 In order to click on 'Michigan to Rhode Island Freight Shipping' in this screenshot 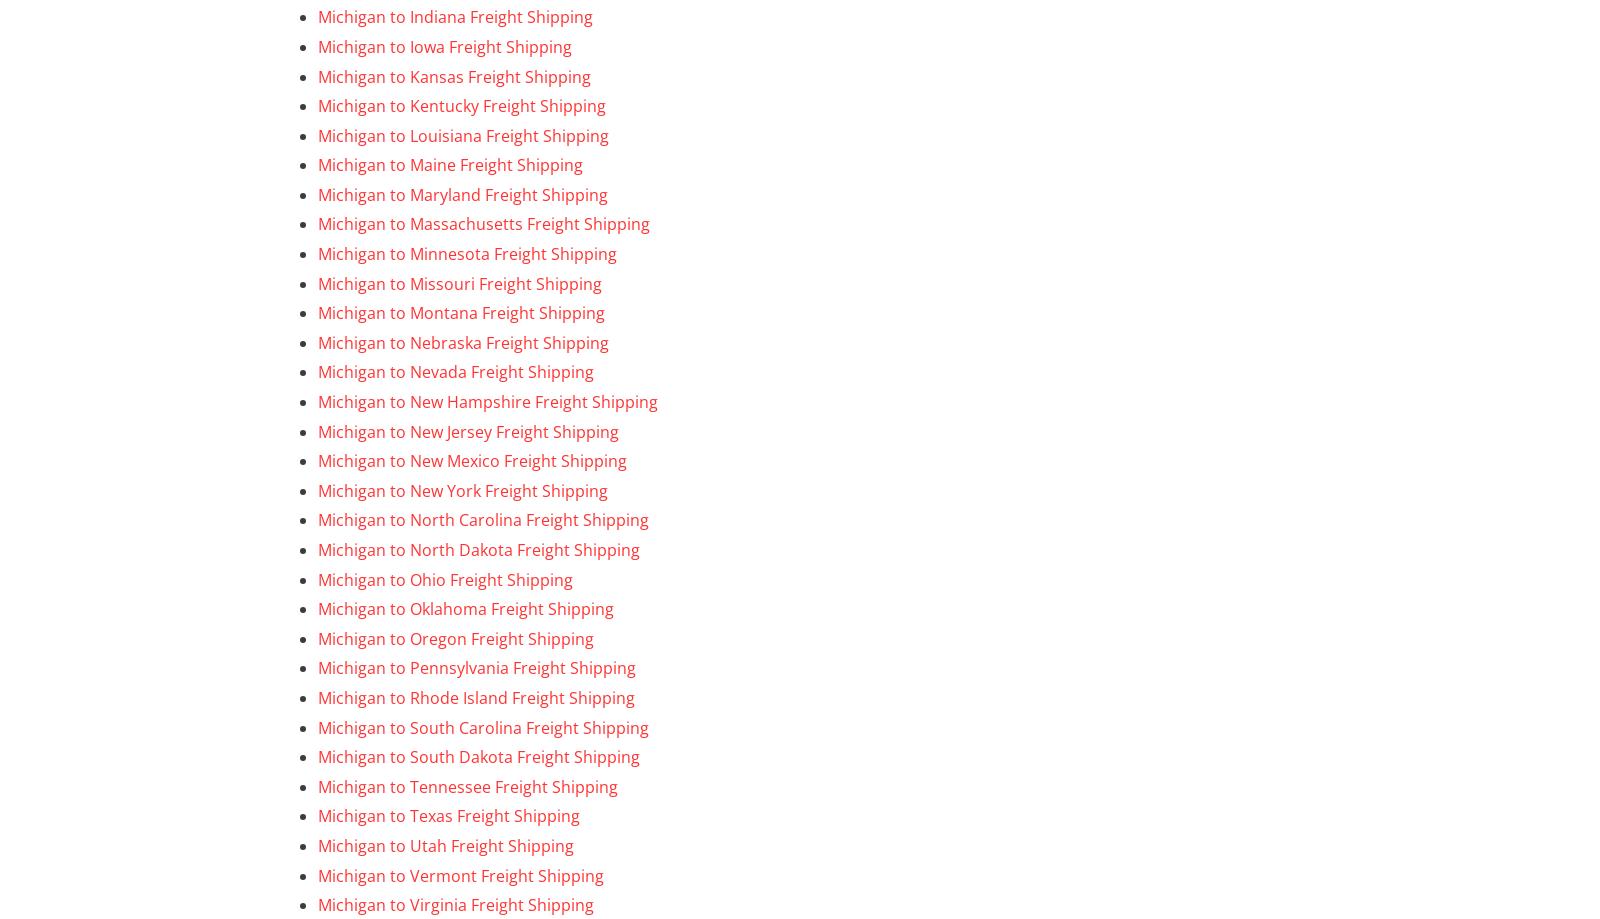, I will do `click(475, 695)`.